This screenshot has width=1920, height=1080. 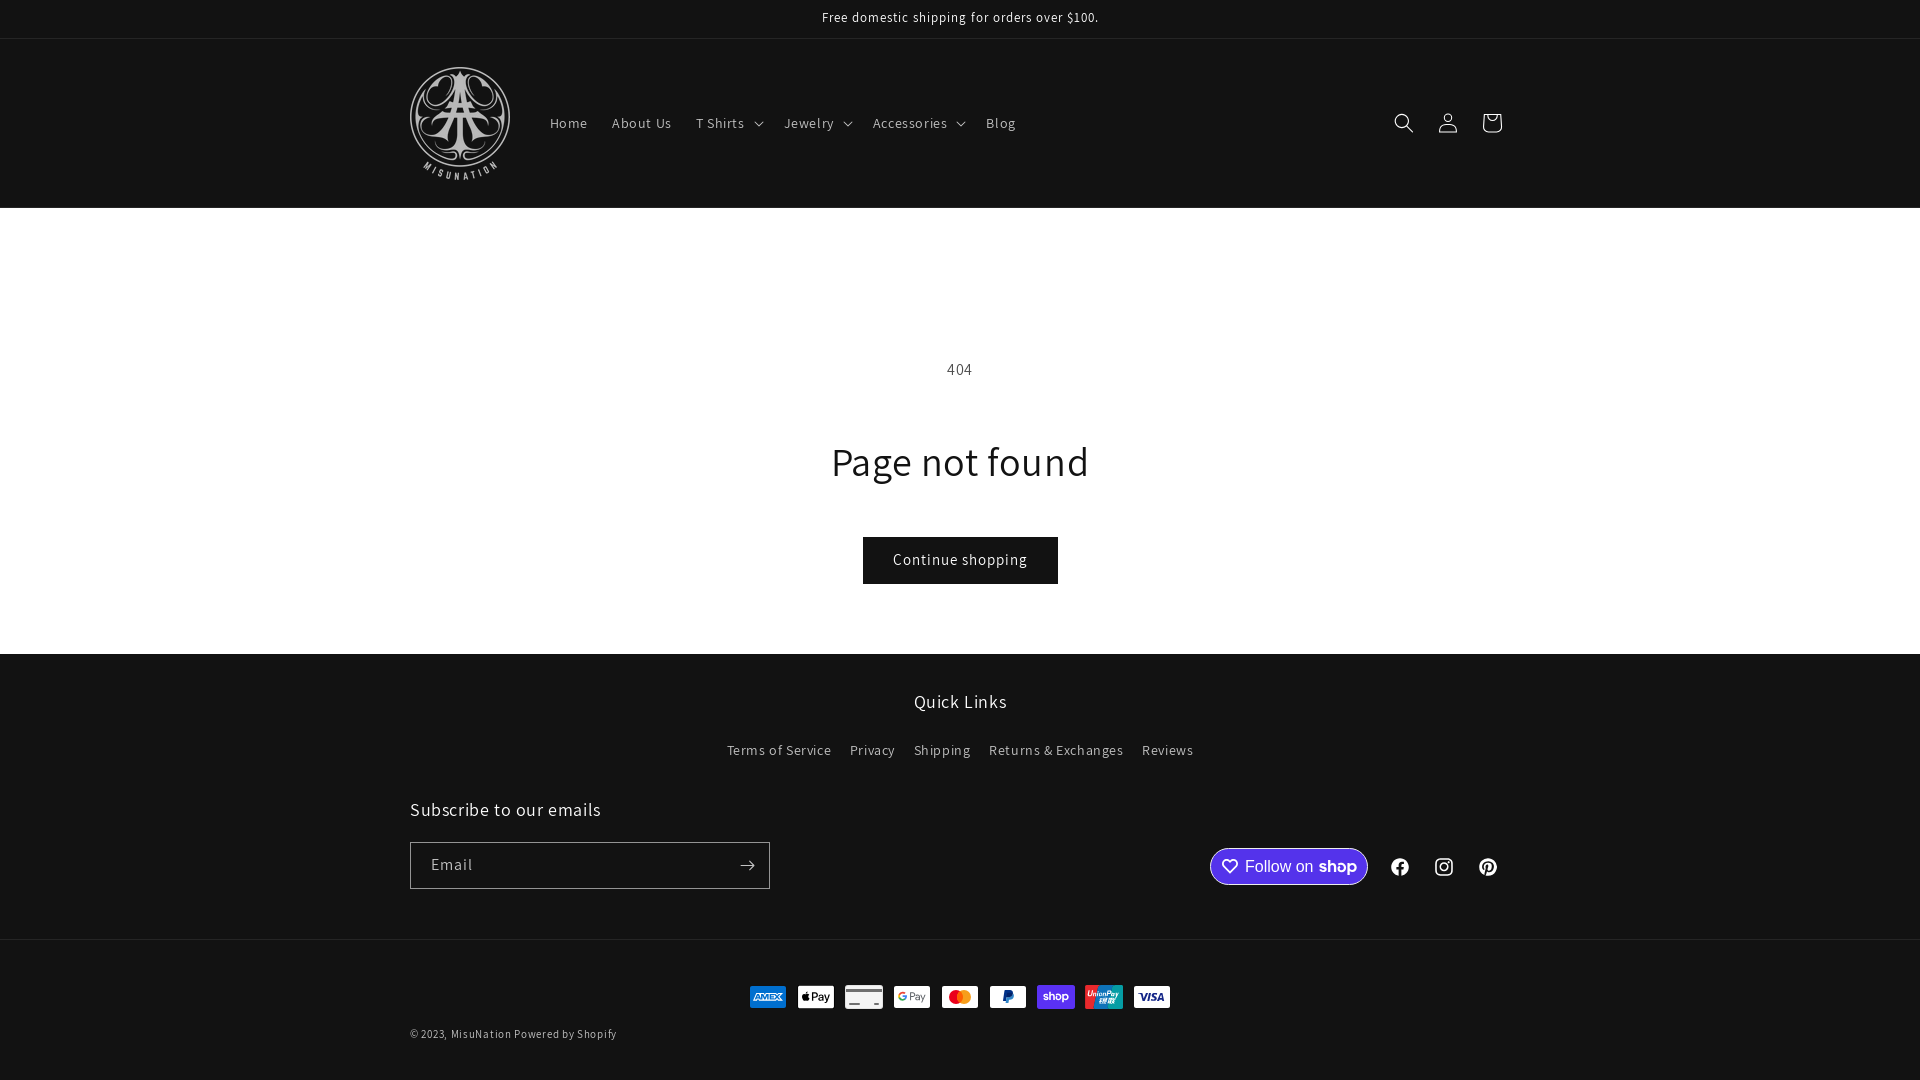 I want to click on 'About Us', so click(x=642, y=123).